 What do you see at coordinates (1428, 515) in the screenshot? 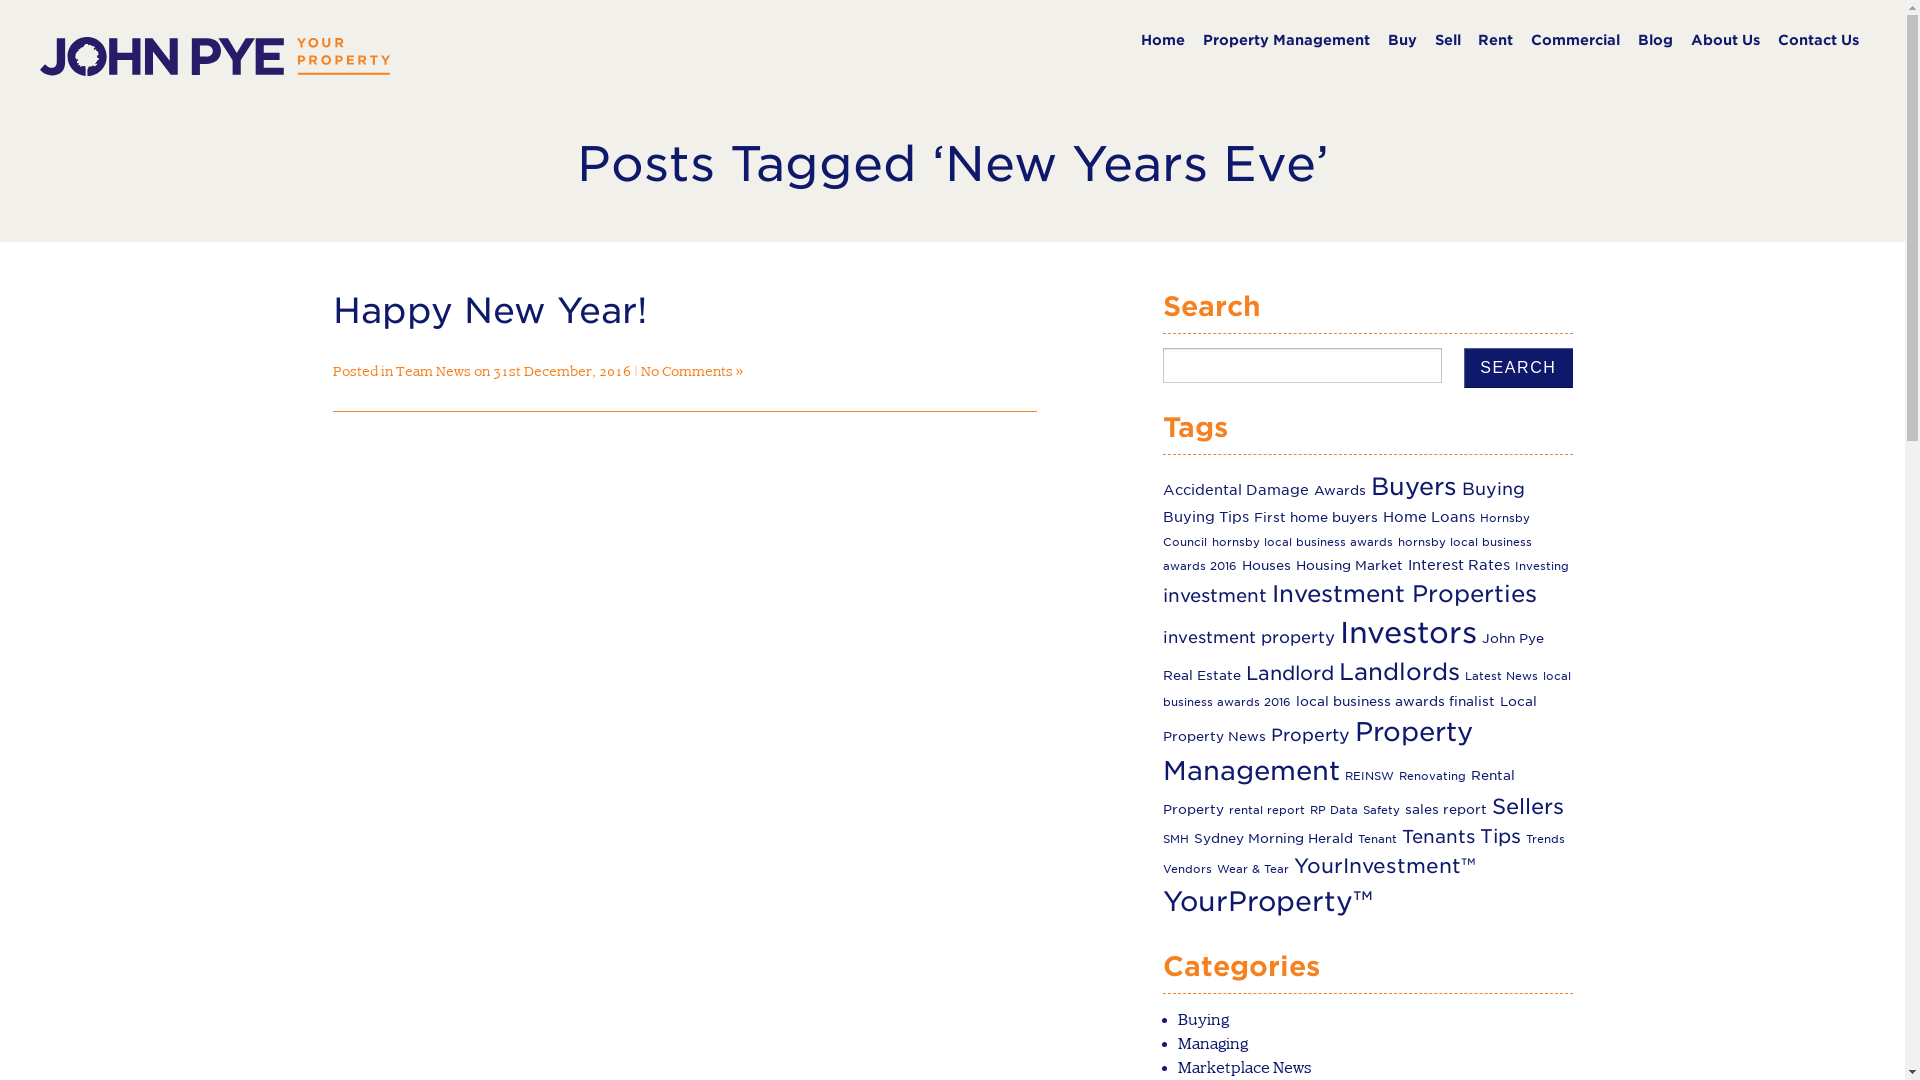
I see `'Home Loans'` at bounding box center [1428, 515].